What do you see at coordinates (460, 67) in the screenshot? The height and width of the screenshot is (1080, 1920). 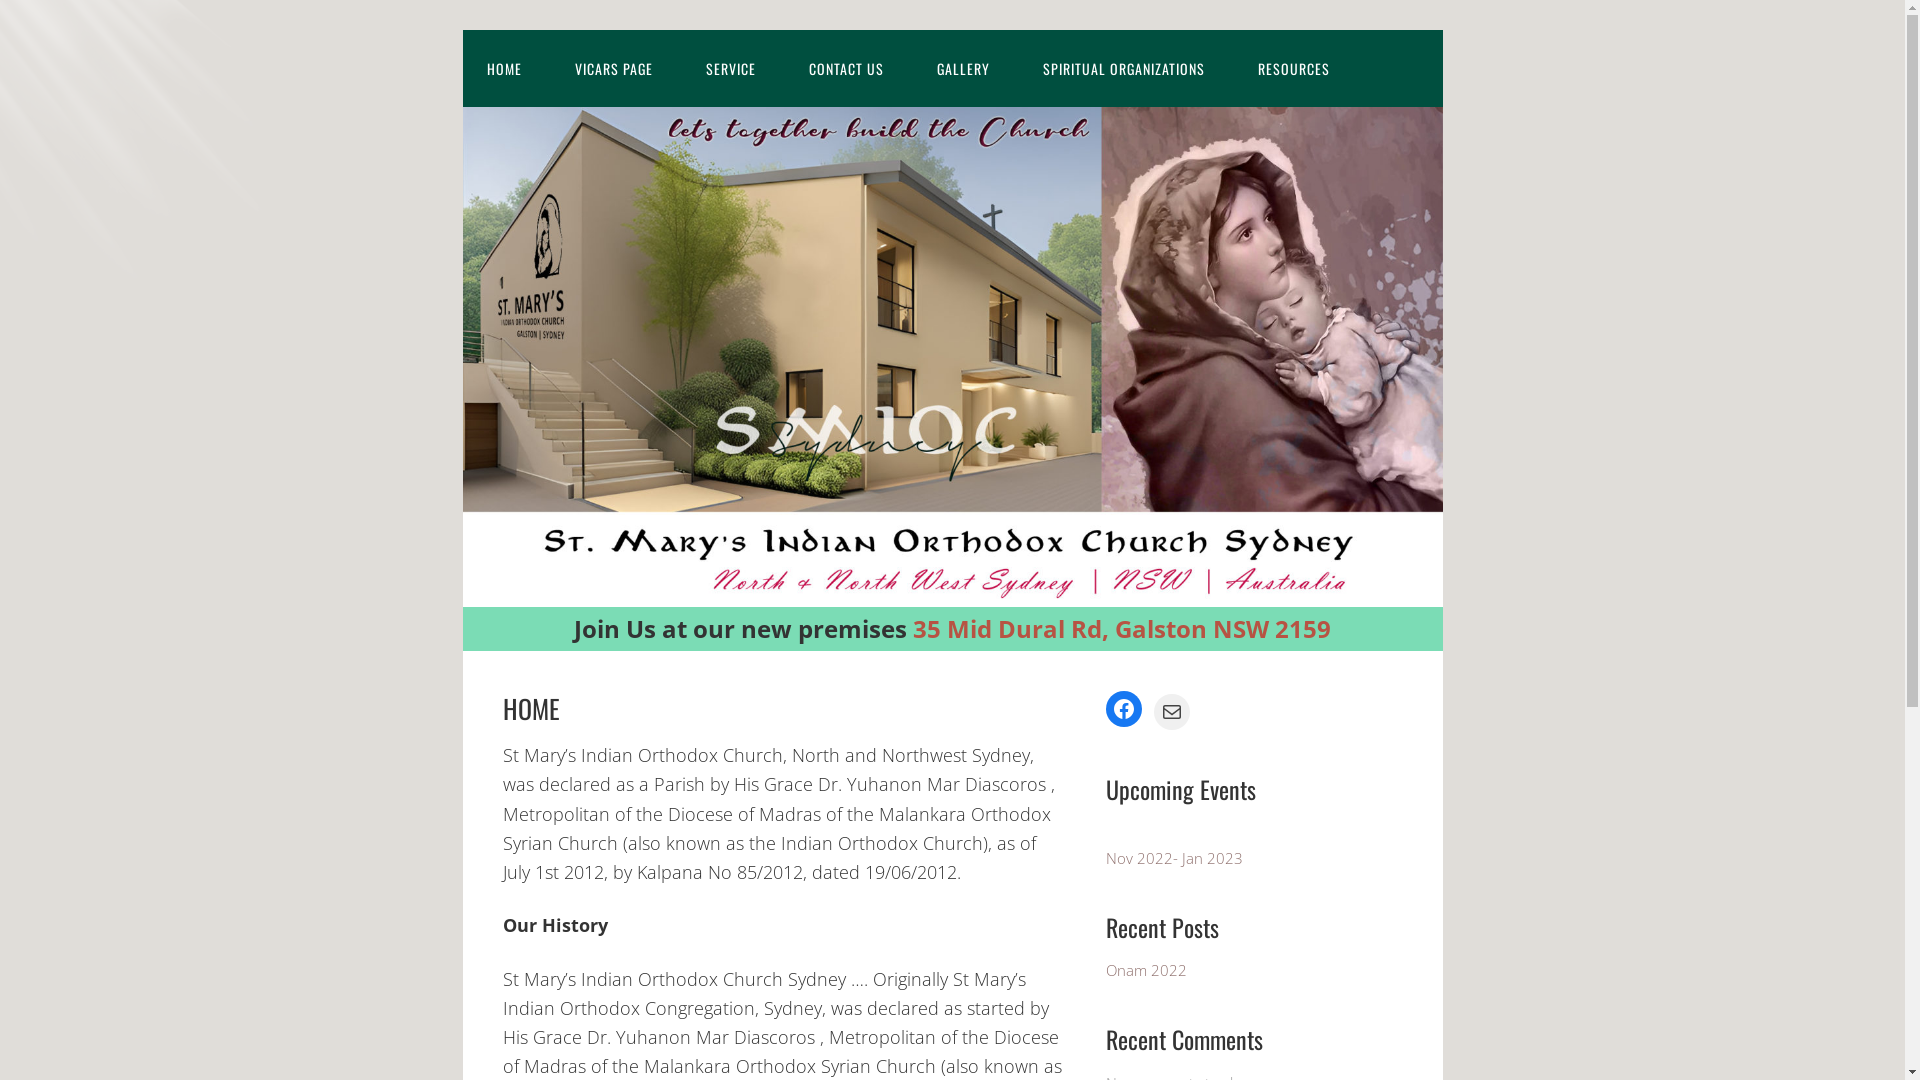 I see `'HOME'` at bounding box center [460, 67].